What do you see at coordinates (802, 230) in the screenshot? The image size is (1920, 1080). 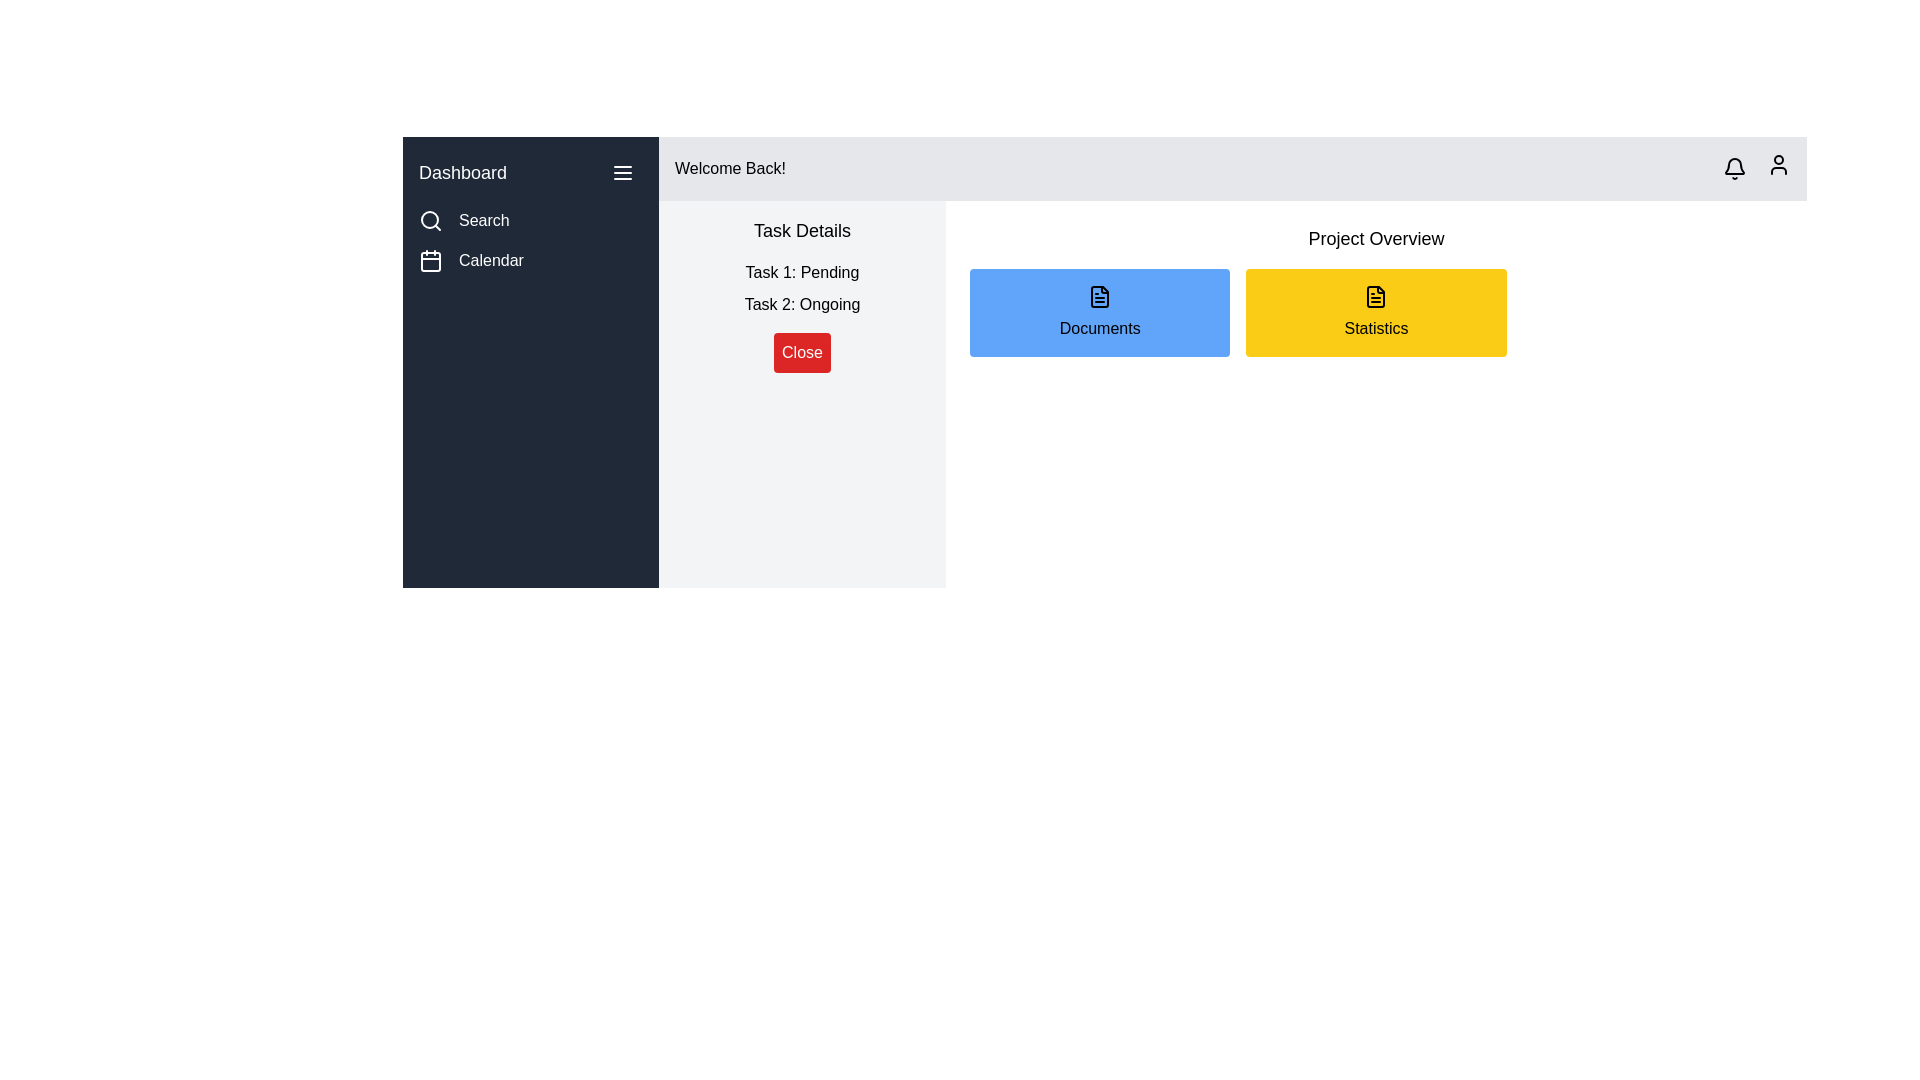 I see `title text 'Task Details' that serves as the header for the task information box located at the top of the leftmost white box` at bounding box center [802, 230].